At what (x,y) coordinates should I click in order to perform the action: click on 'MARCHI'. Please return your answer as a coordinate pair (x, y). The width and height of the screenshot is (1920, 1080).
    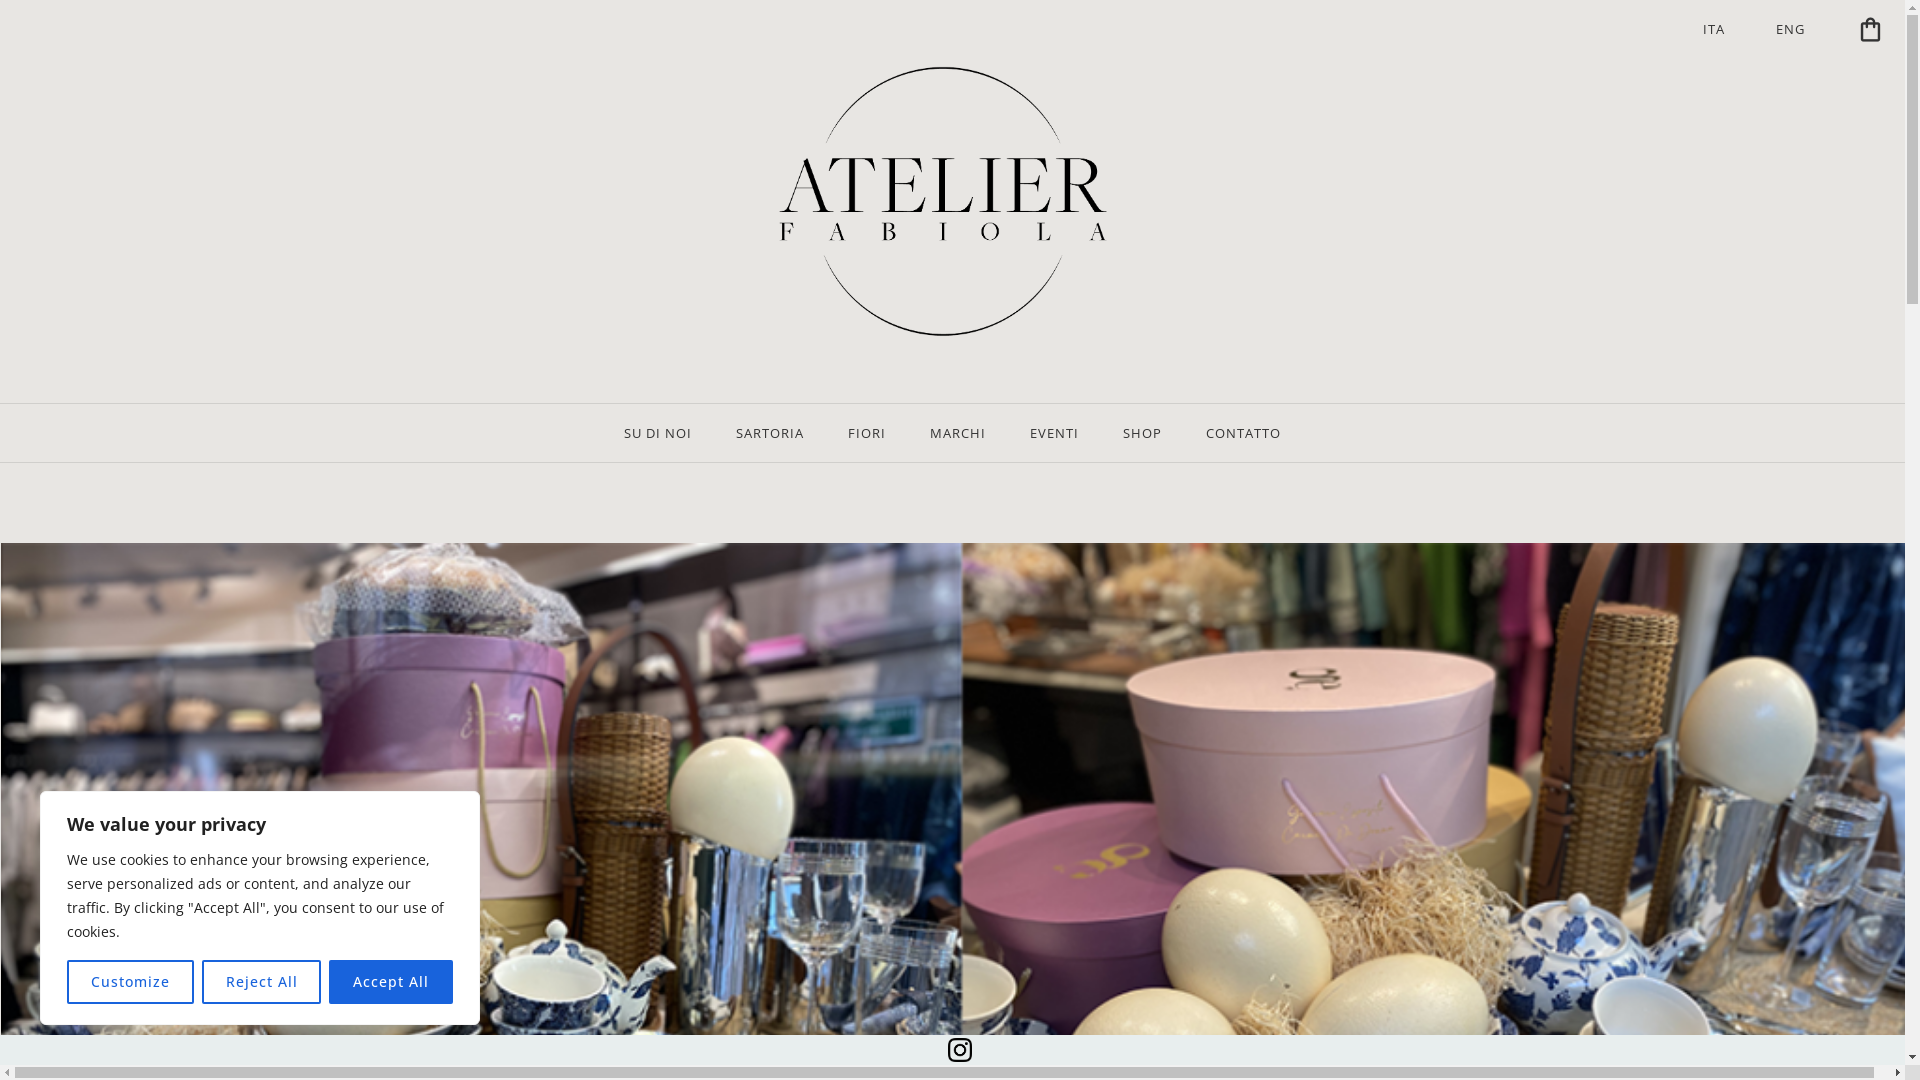
    Looking at the image, I should click on (957, 431).